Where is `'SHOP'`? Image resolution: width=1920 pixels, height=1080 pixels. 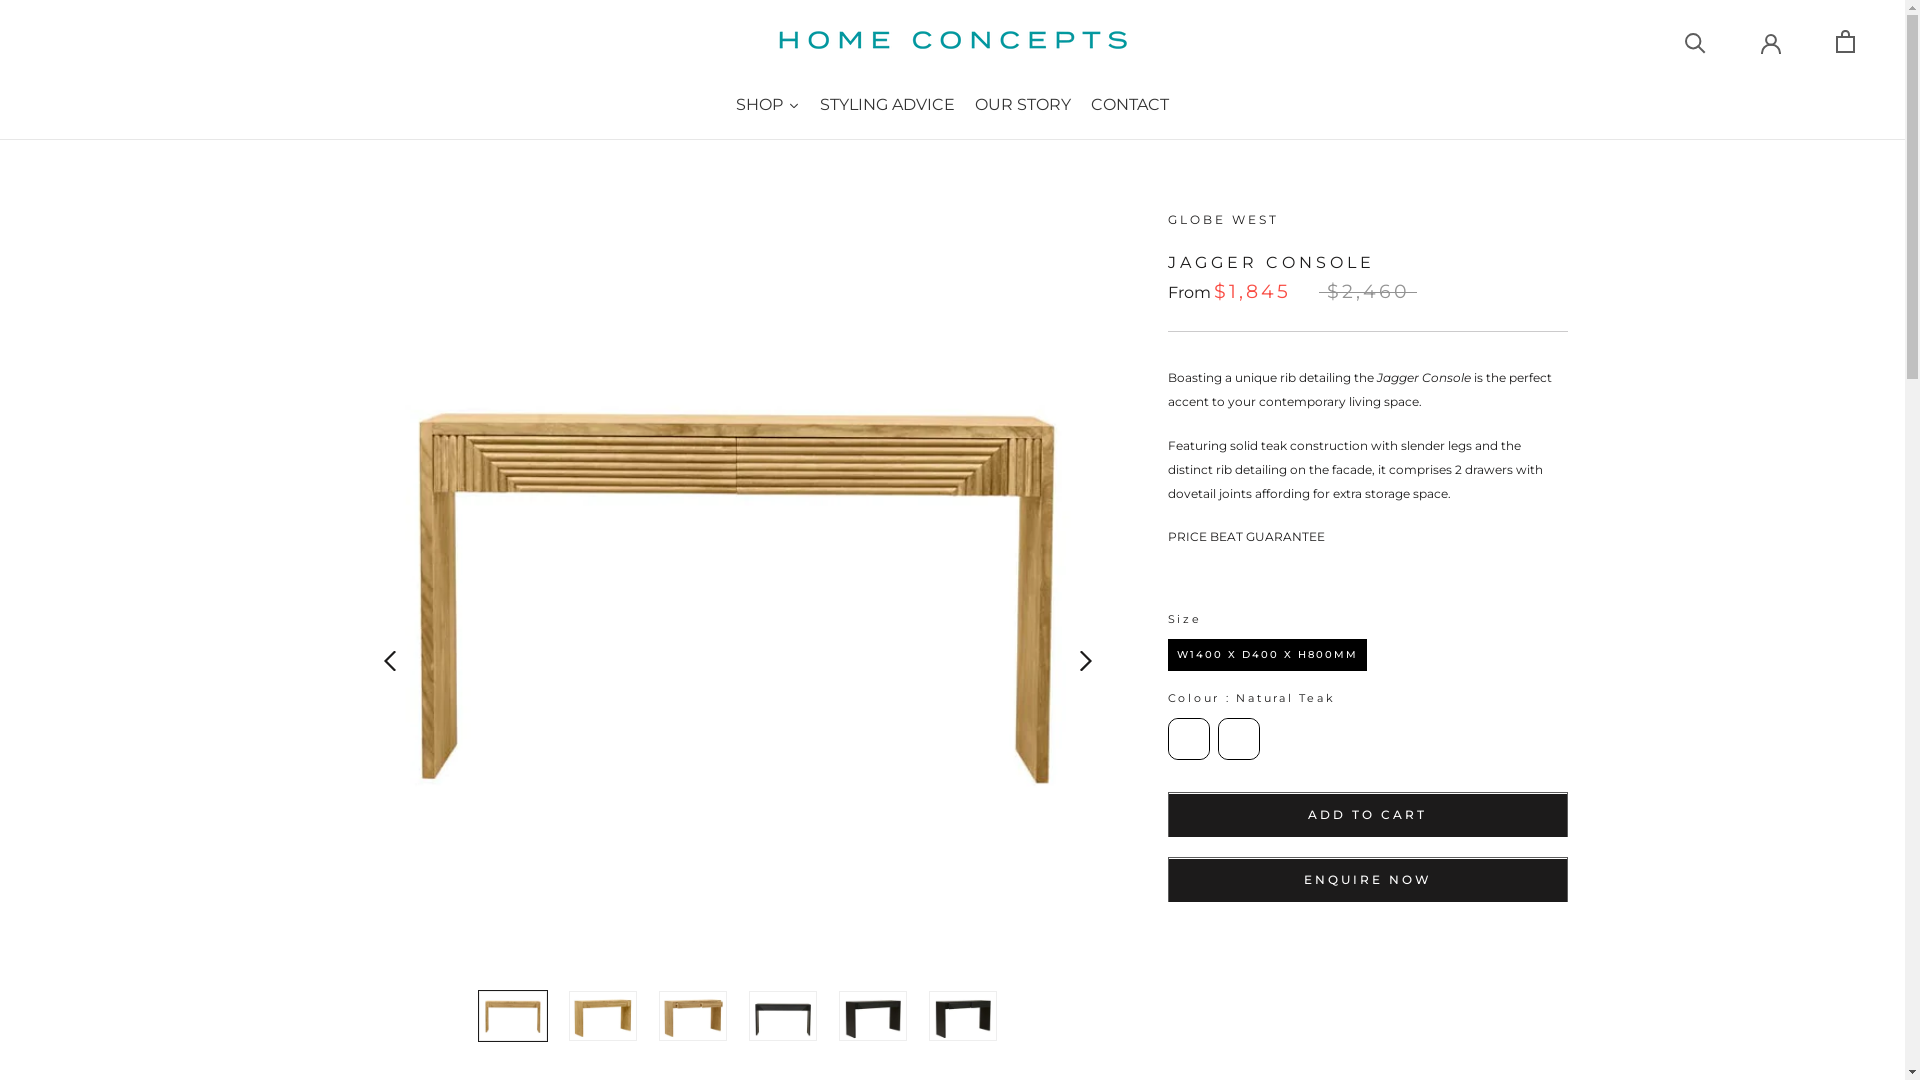
'SHOP' is located at coordinates (724, 104).